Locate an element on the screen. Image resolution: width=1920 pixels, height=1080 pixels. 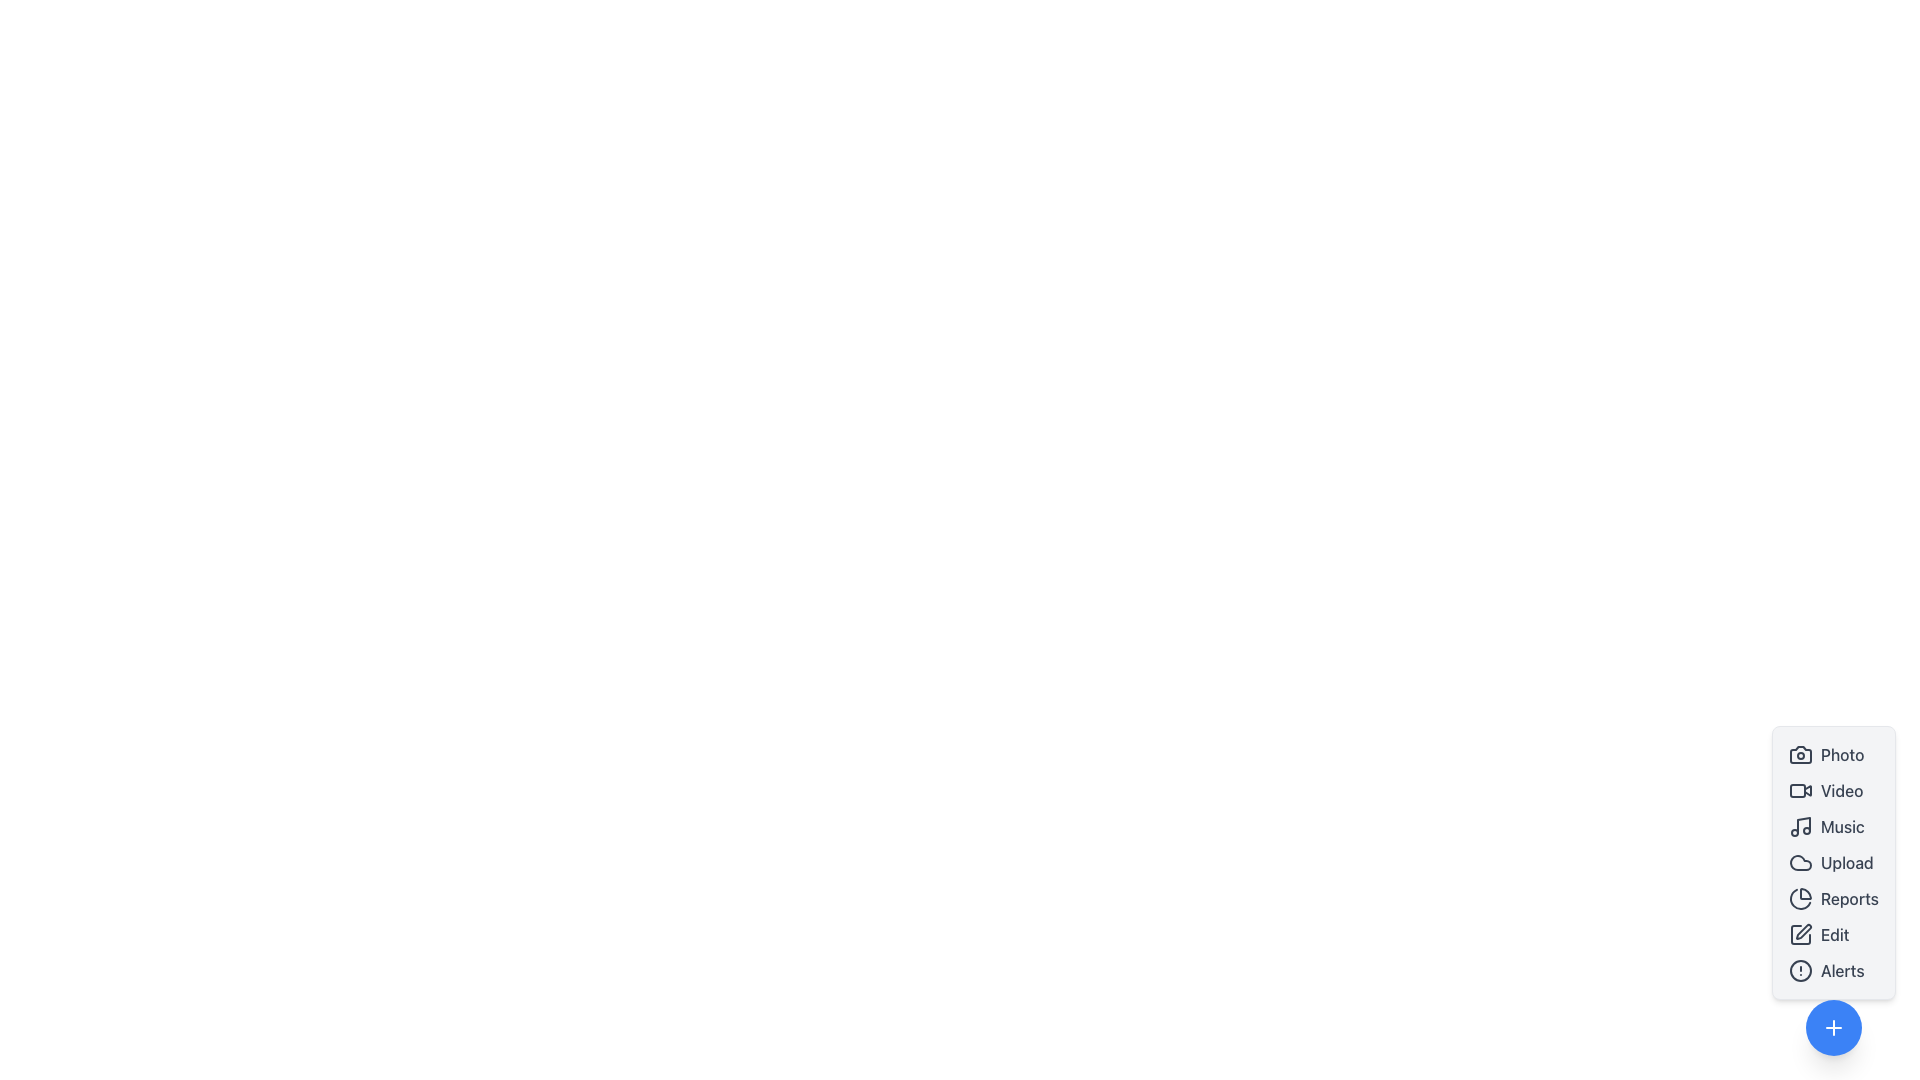
the Interactive List Item that consists of a pie chart icon followed by the text 'Reports' to trigger a visual effect is located at coordinates (1833, 897).